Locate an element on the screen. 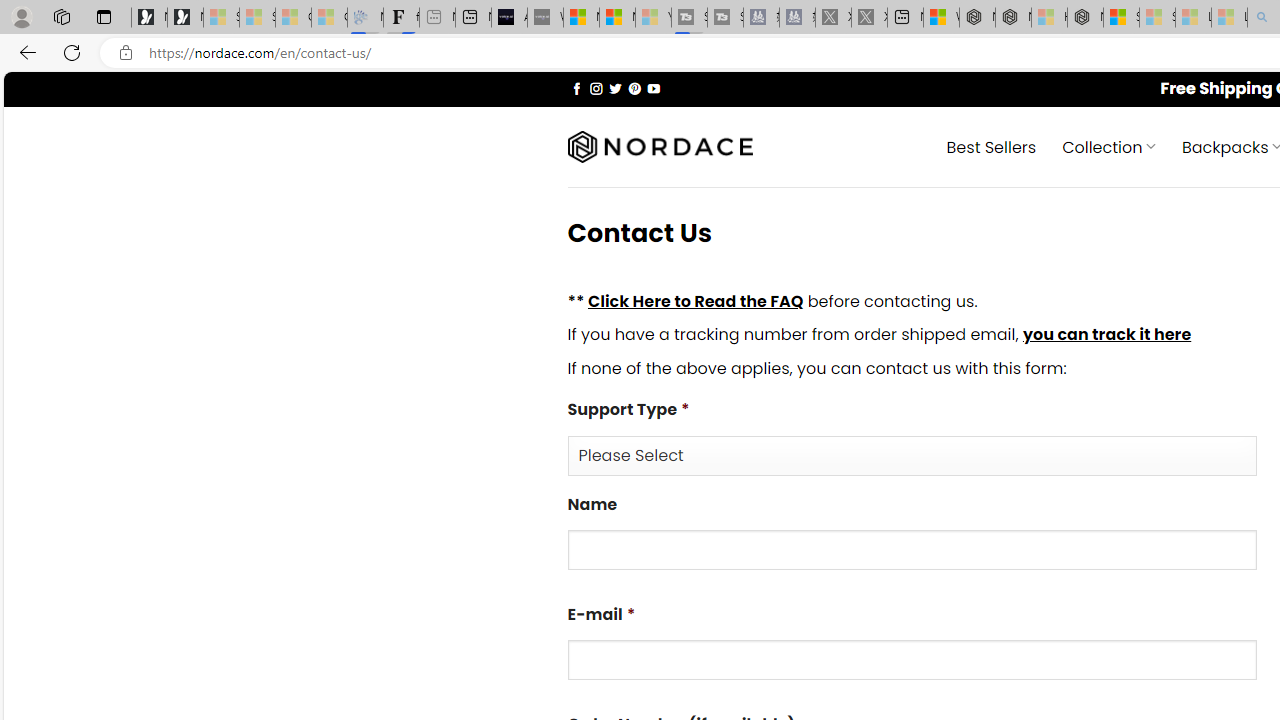 The image size is (1280, 720). 'Follow on Instagram' is located at coordinates (595, 87).